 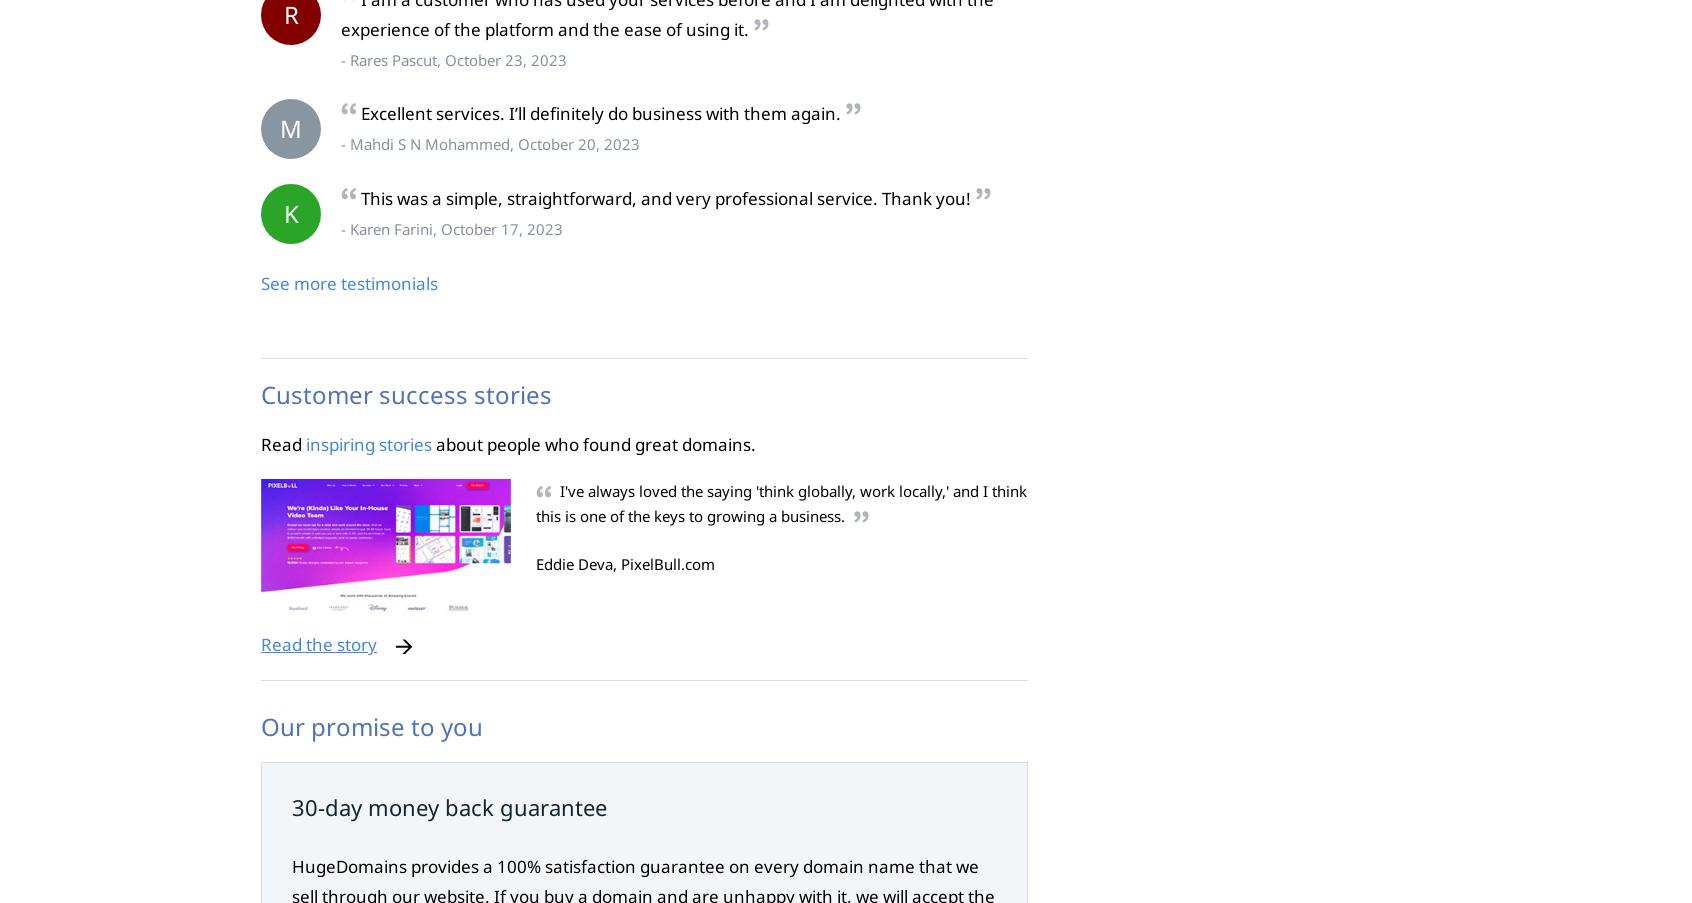 What do you see at coordinates (339, 229) in the screenshot?
I see `'- Karen Farini, October 17, 2023'` at bounding box center [339, 229].